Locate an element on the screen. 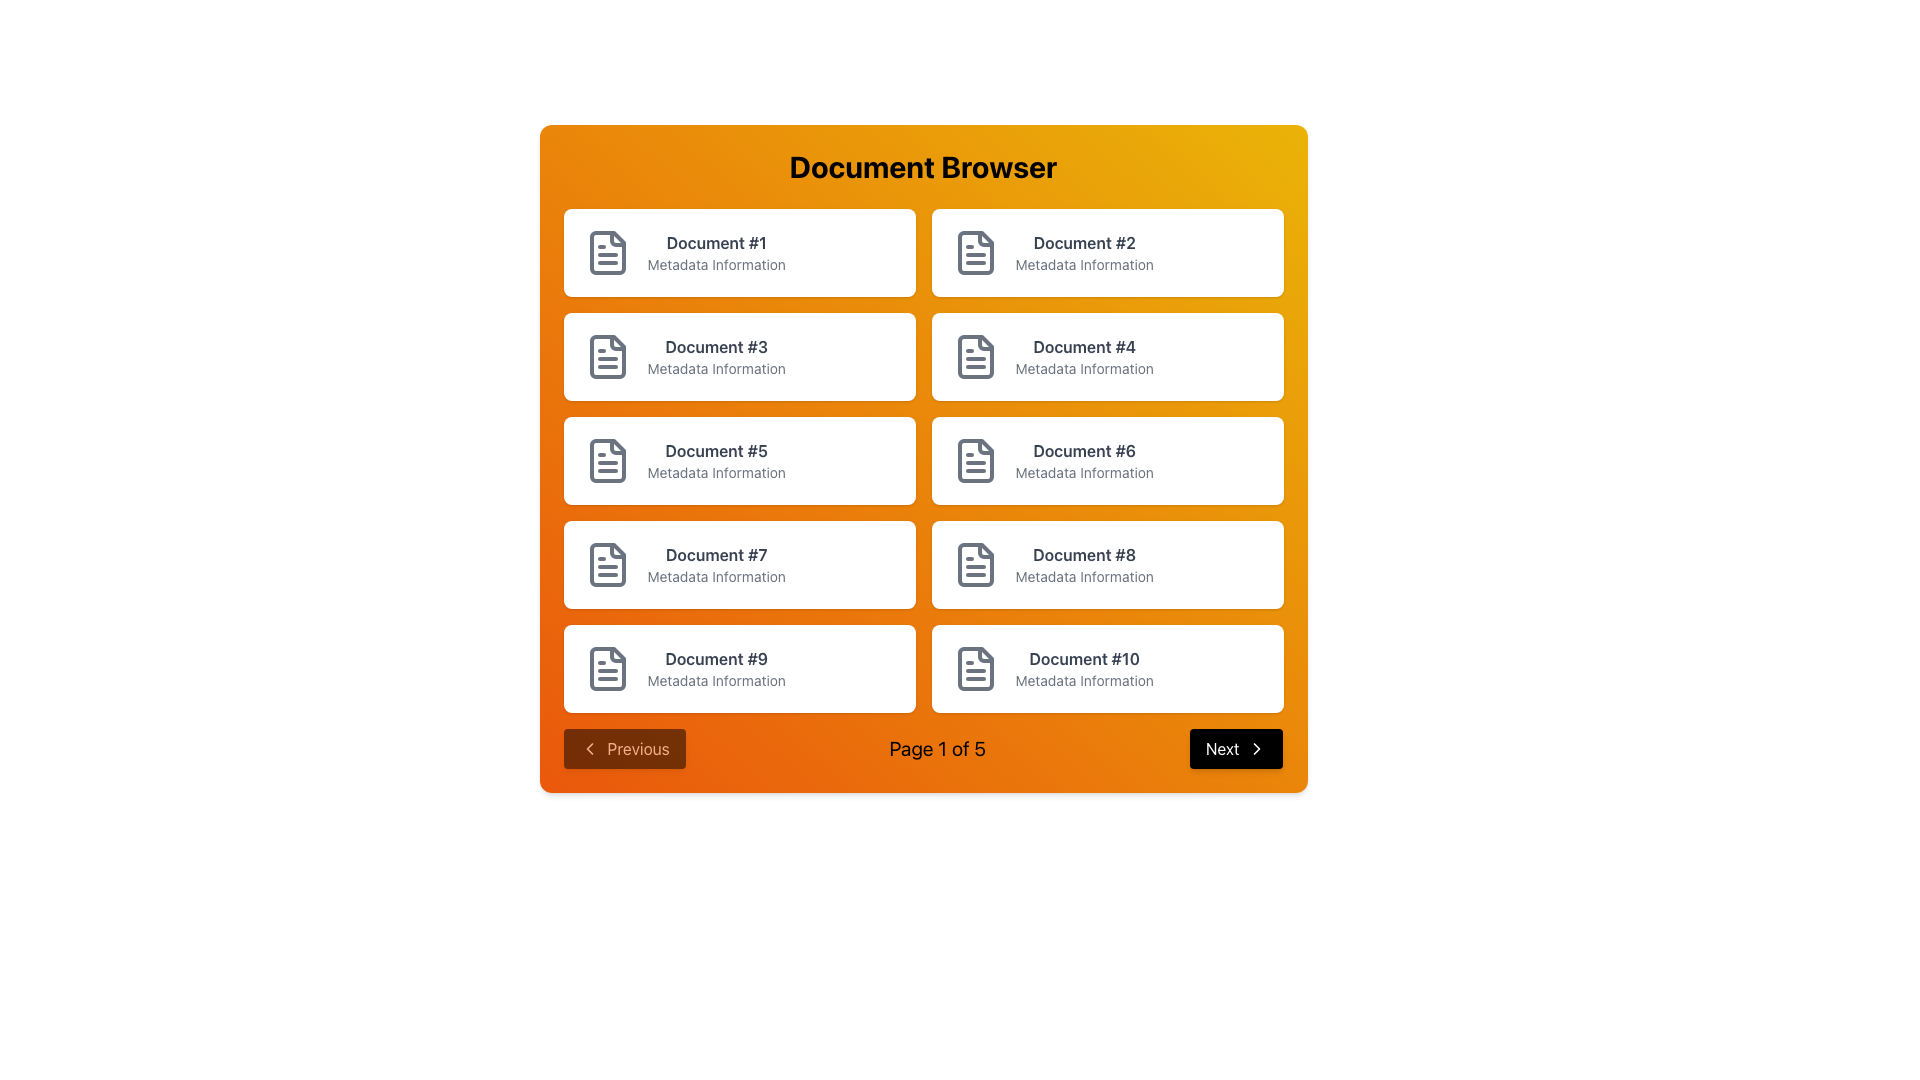 The height and width of the screenshot is (1080, 1920). the graphical detail in the SVG illustration that indicates a folded corner for the second document icon in the grid under 'Document #2' is located at coordinates (985, 238).